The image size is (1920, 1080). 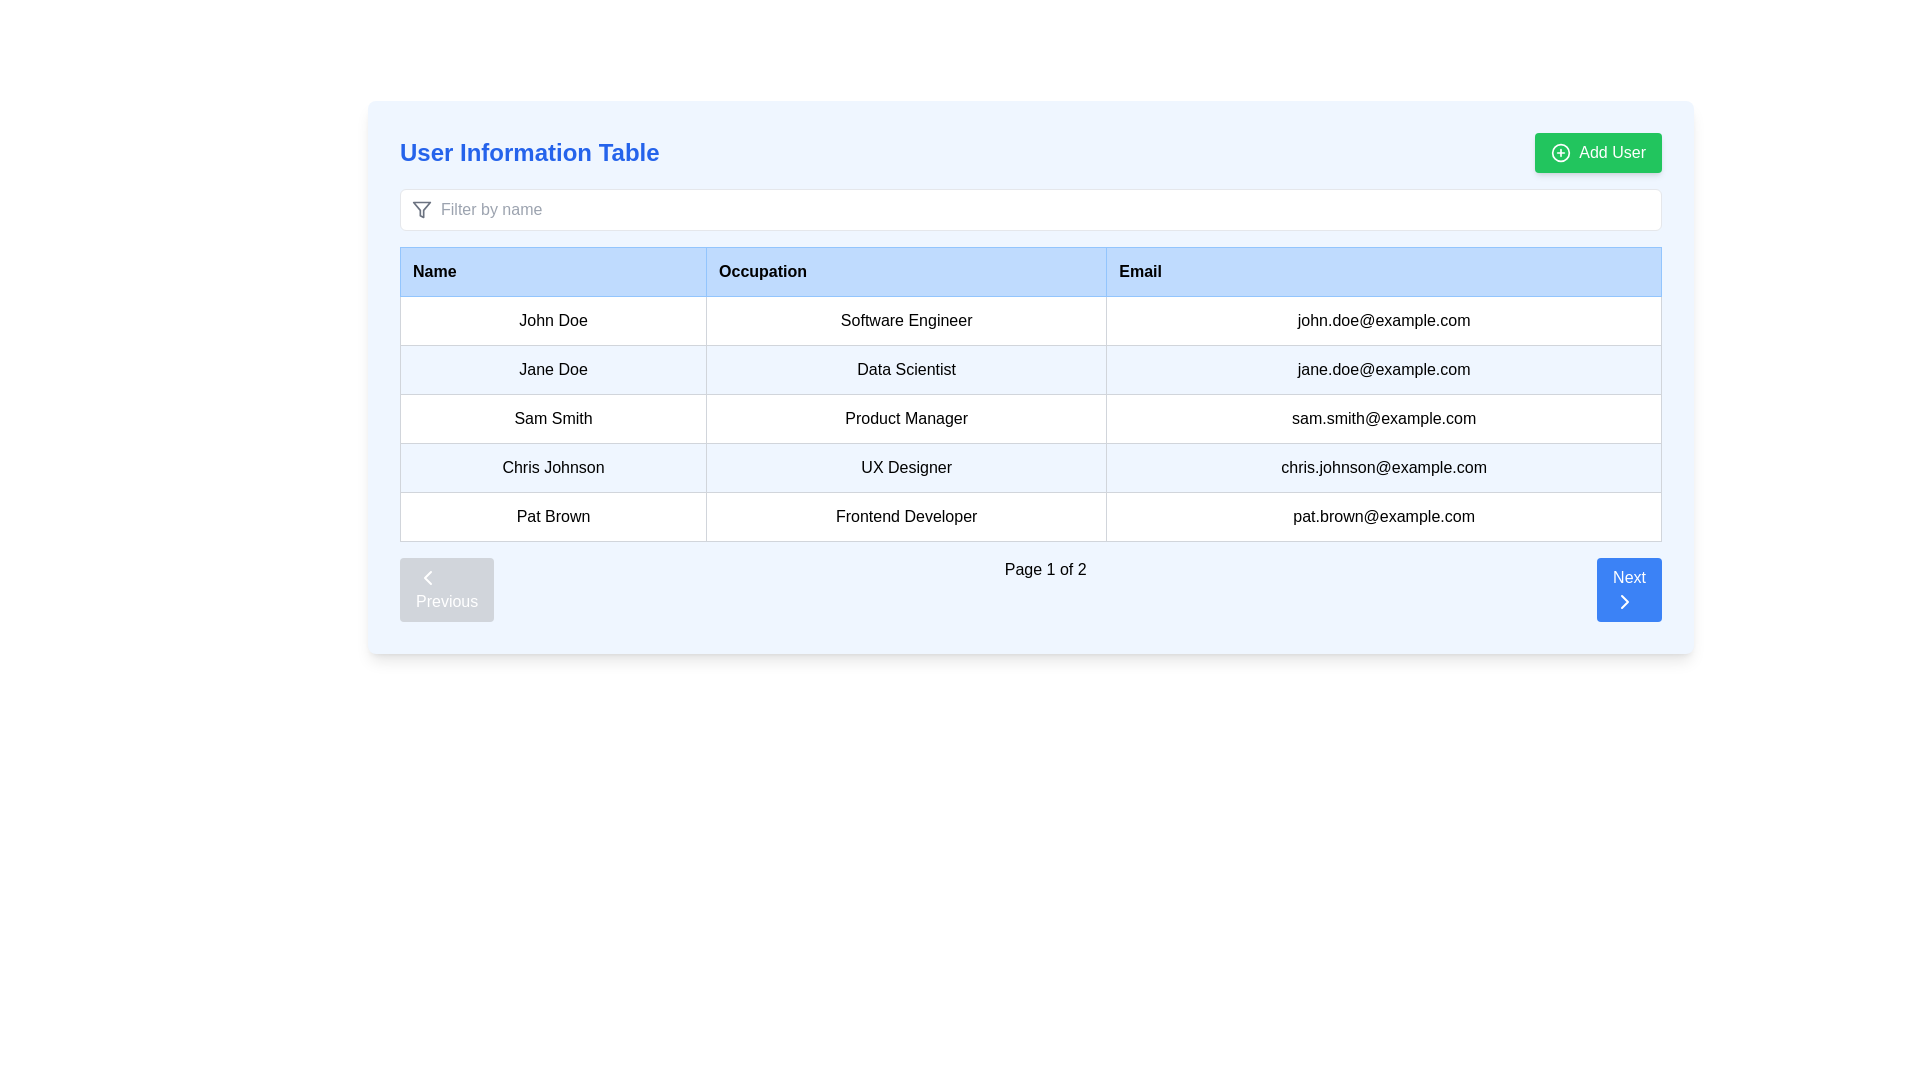 I want to click on text 'Sam Smith' displayed in black on a white background, located in the first column of the third row of the 'User Information Table', so click(x=553, y=418).